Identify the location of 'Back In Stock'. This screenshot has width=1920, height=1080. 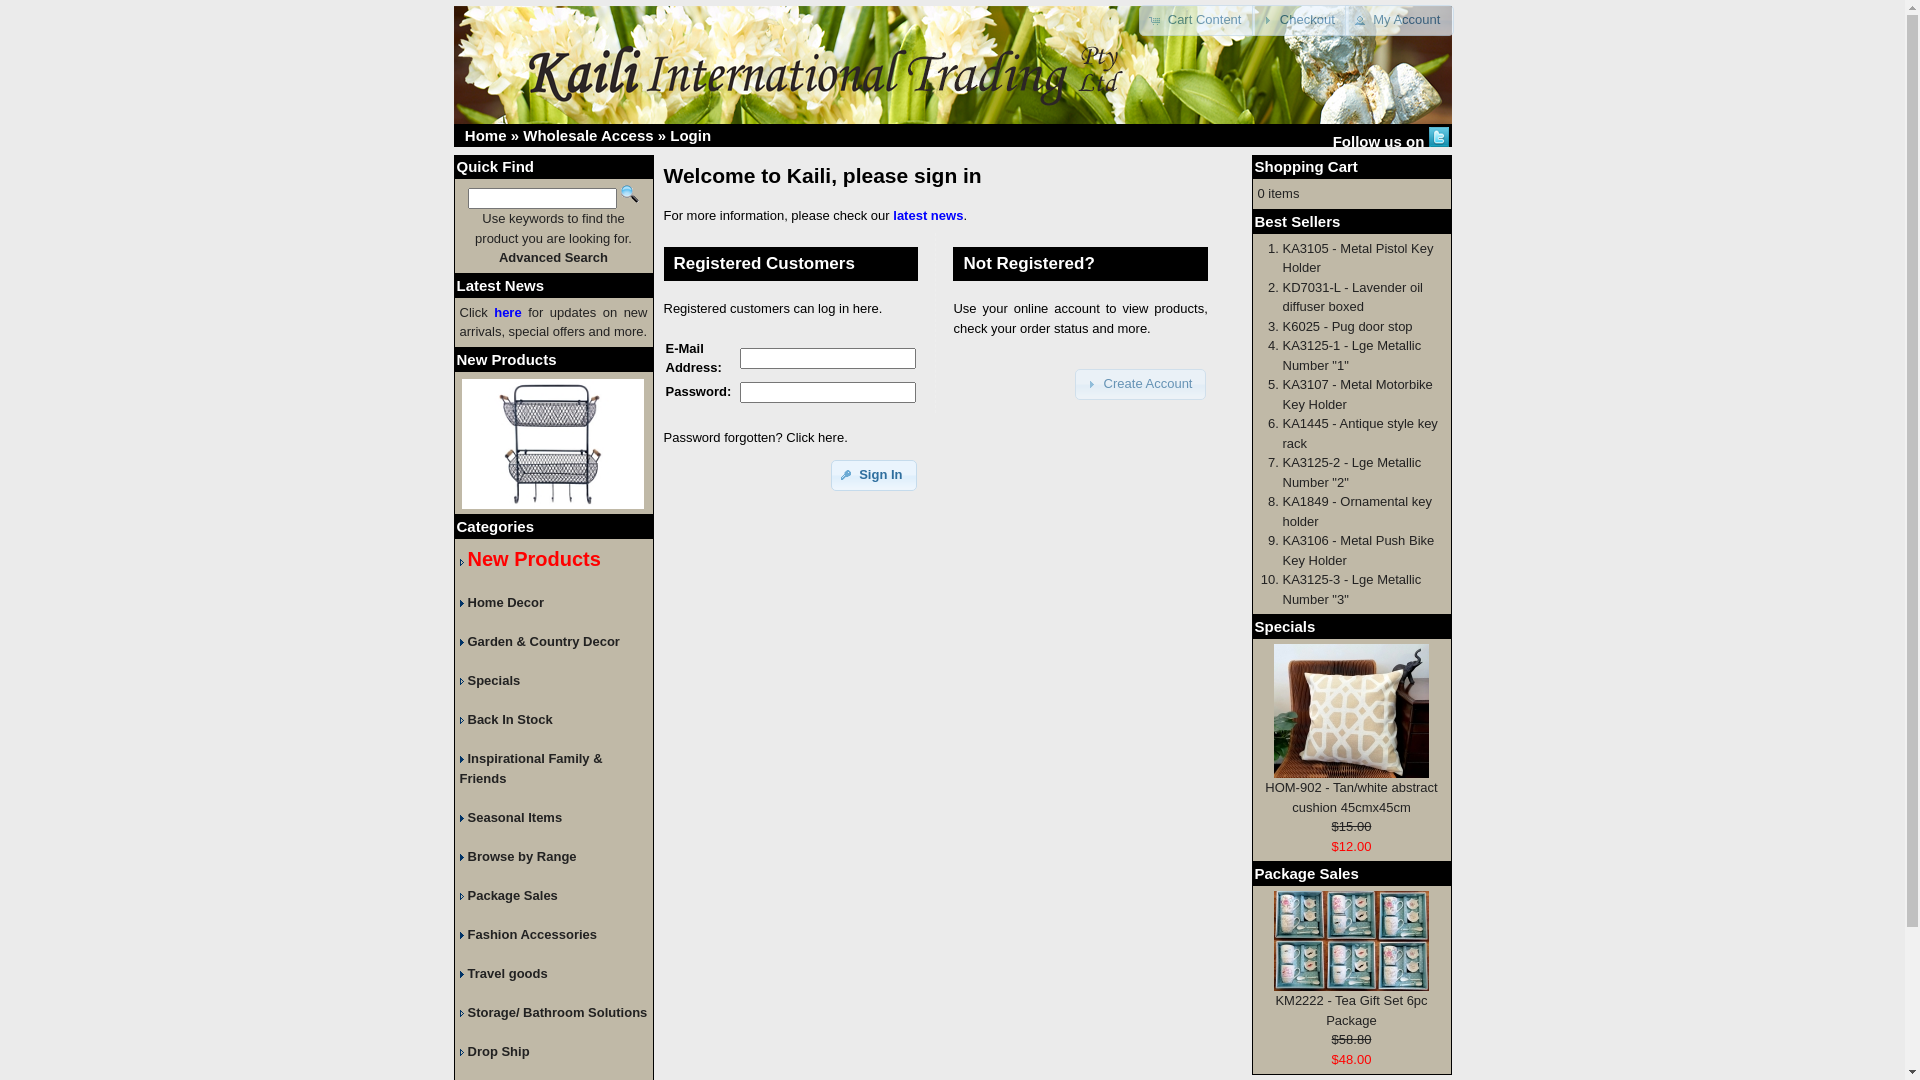
(506, 718).